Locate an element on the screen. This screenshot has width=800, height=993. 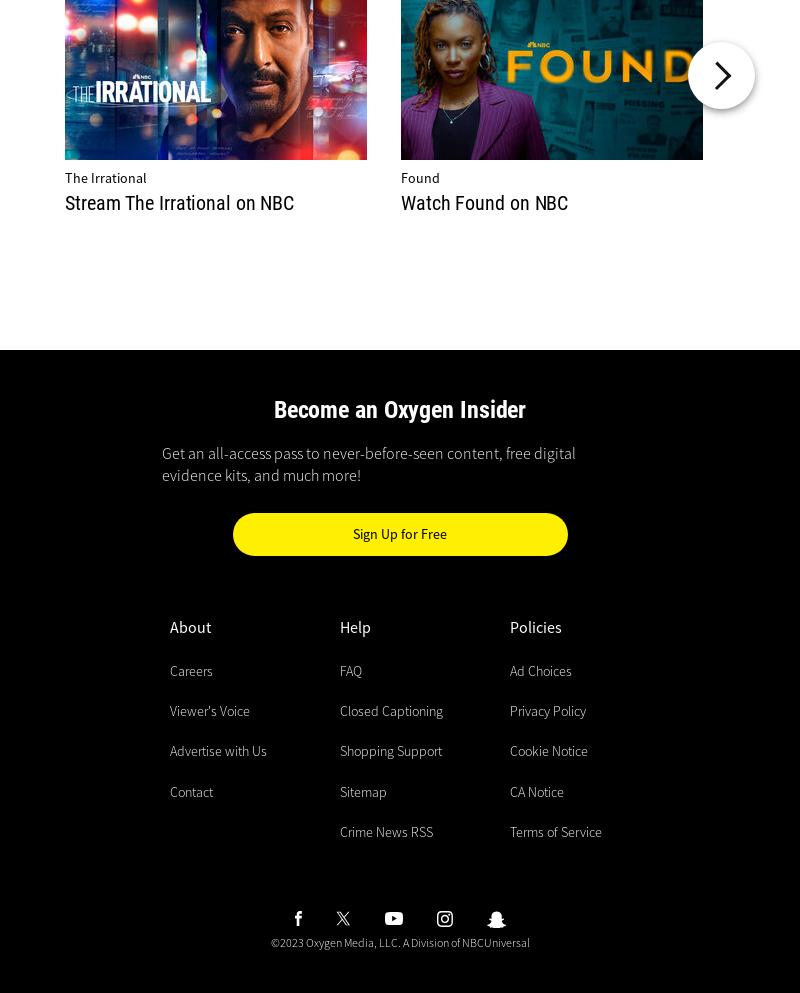
'Privacy Policy' is located at coordinates (548, 709).